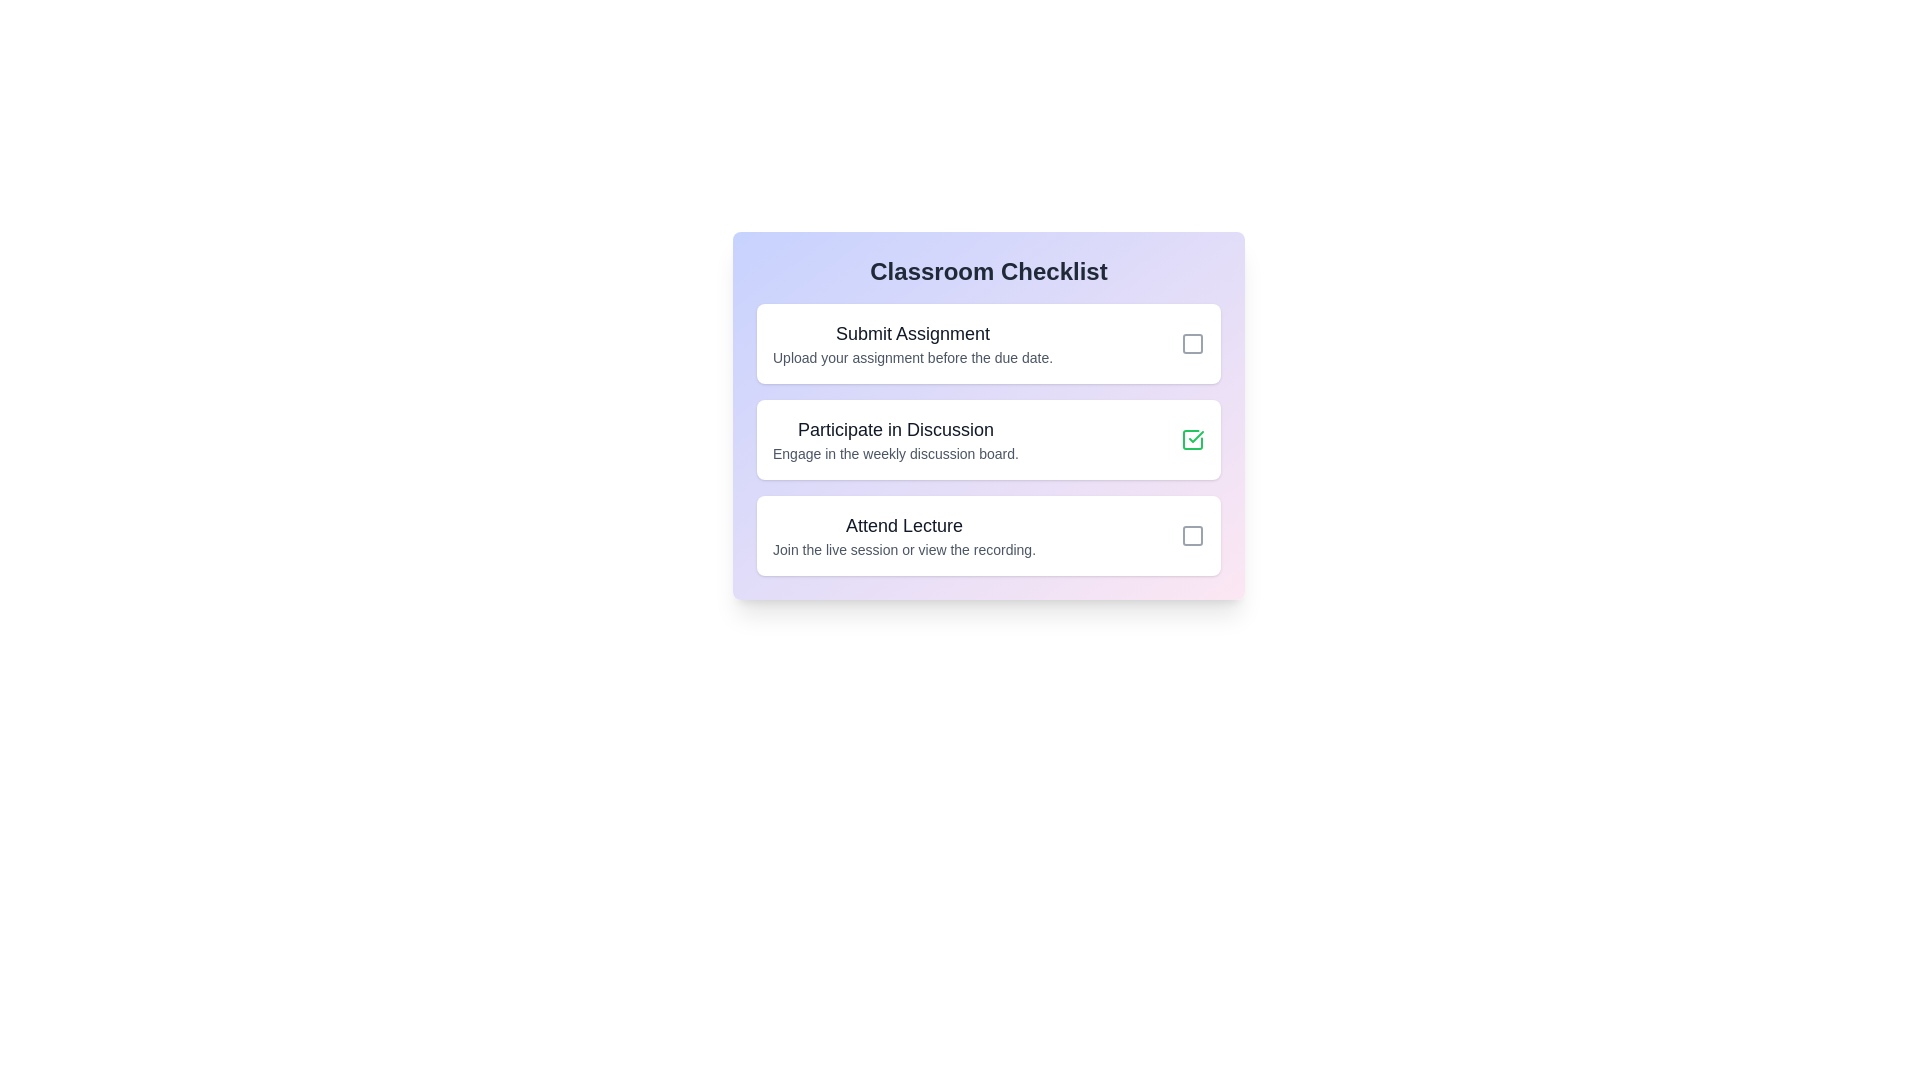  What do you see at coordinates (1193, 535) in the screenshot?
I see `the checkbox located at the far-right end of the 'Attend Lecture' card, which is a square icon with a light gray border` at bounding box center [1193, 535].